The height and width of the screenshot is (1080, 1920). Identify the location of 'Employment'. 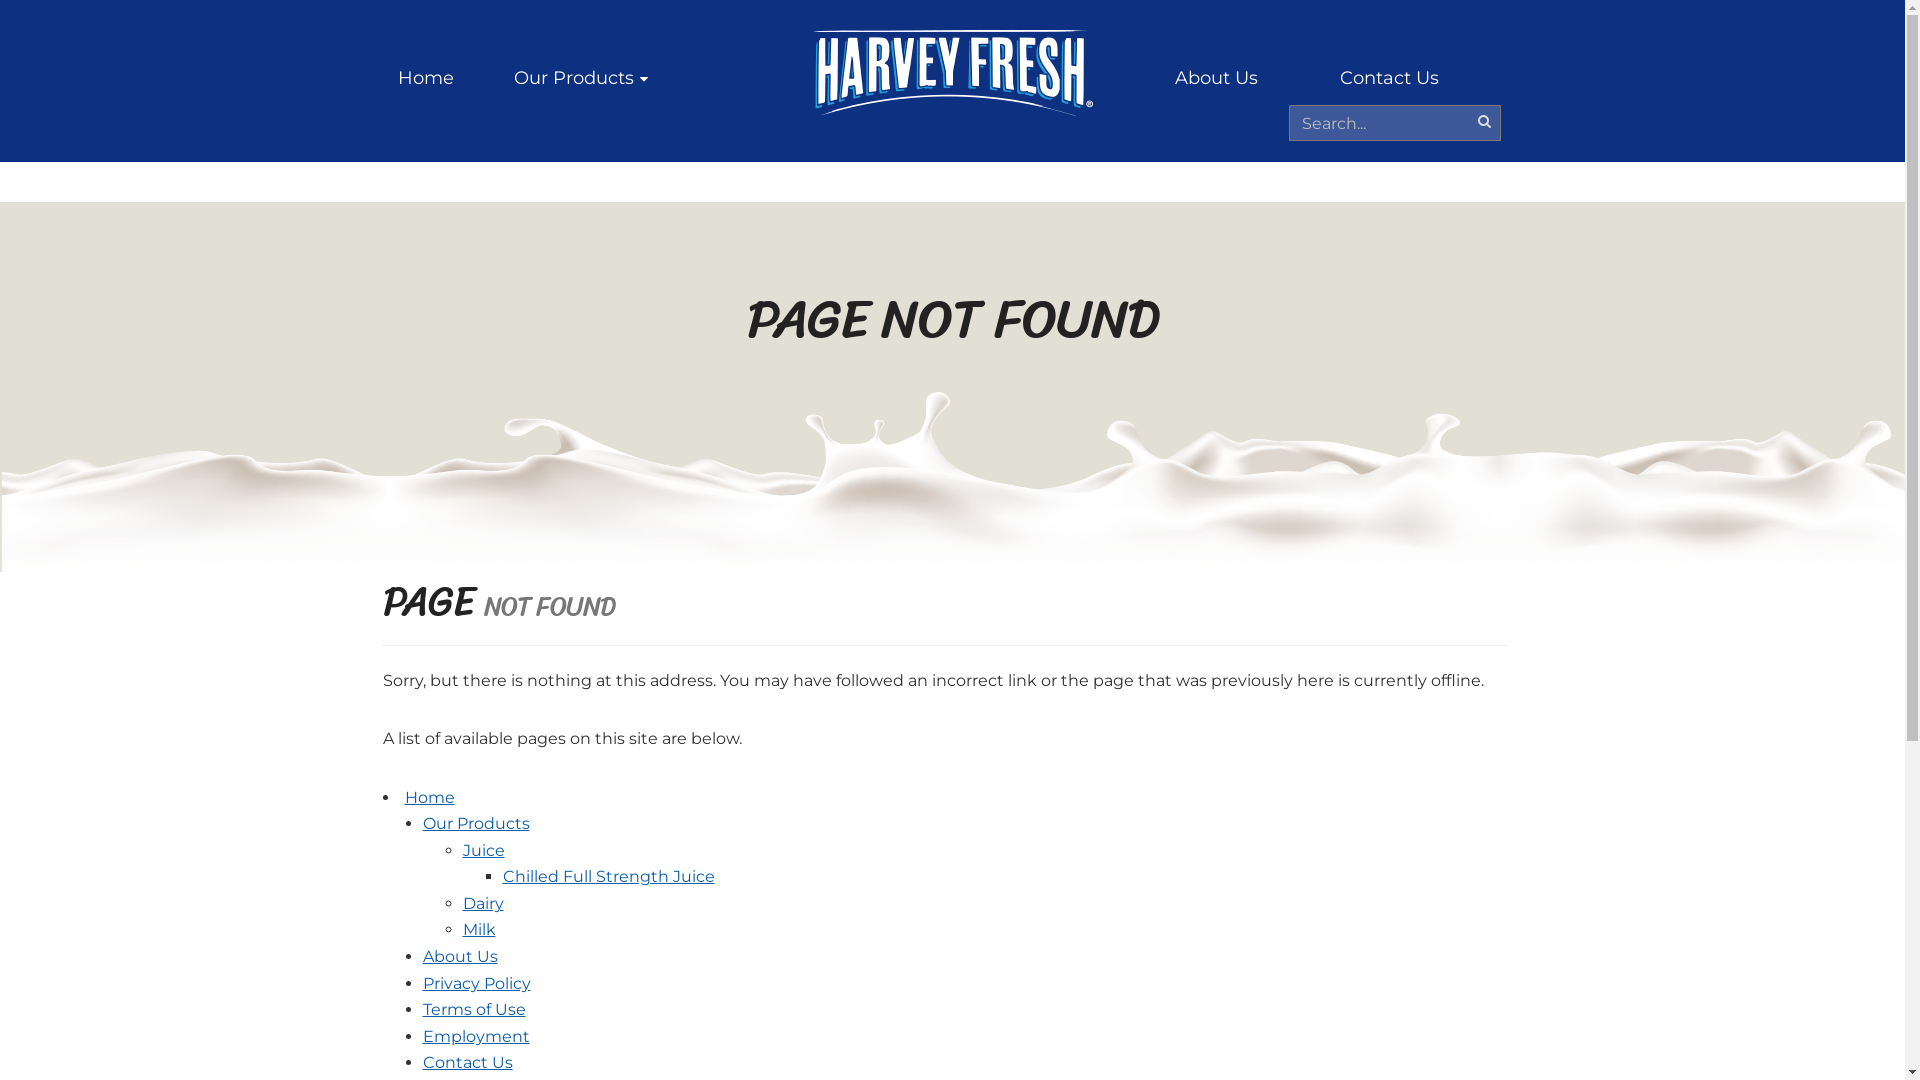
(474, 1035).